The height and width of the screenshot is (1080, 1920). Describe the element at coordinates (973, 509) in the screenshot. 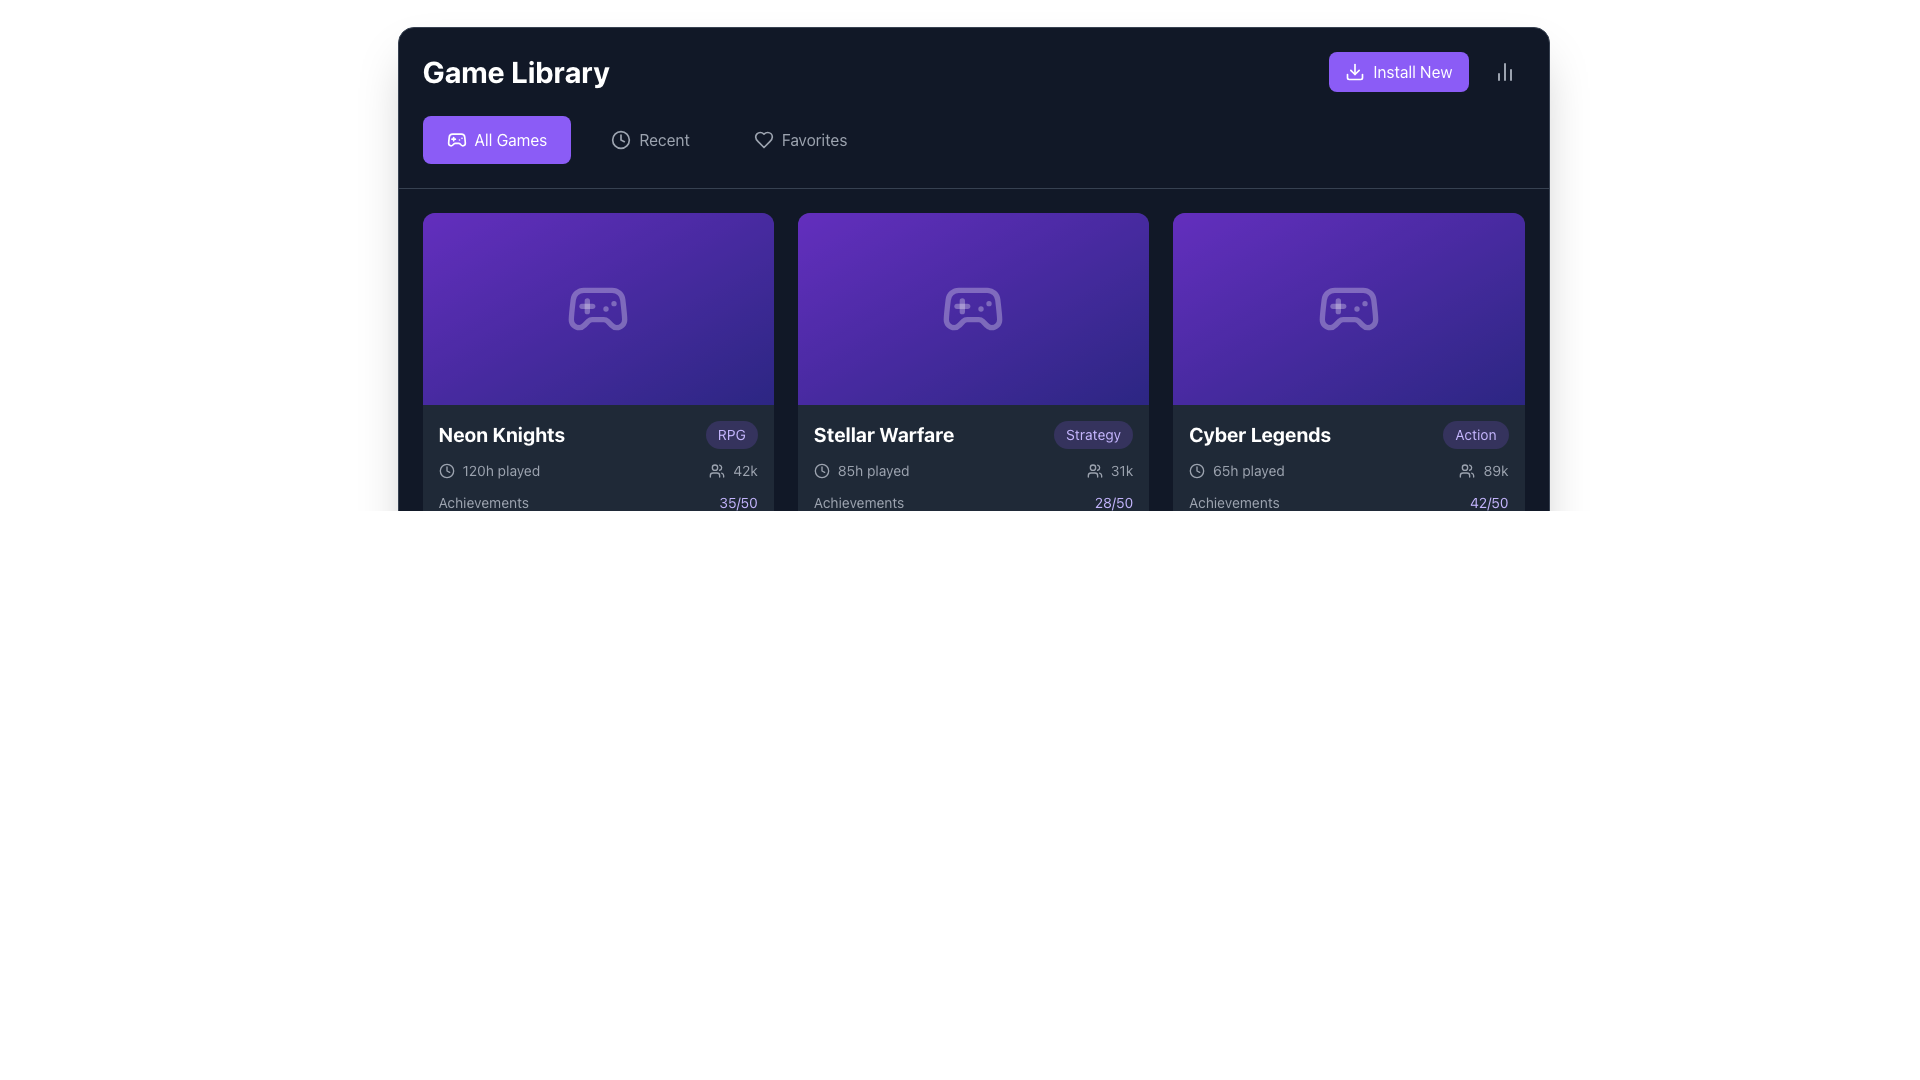

I see `the Progress tracker with text labels that displays achievement information for the 'Stellar Warfare' game, located in the bottom portion of the card in the middle column of the game cards grid` at that location.